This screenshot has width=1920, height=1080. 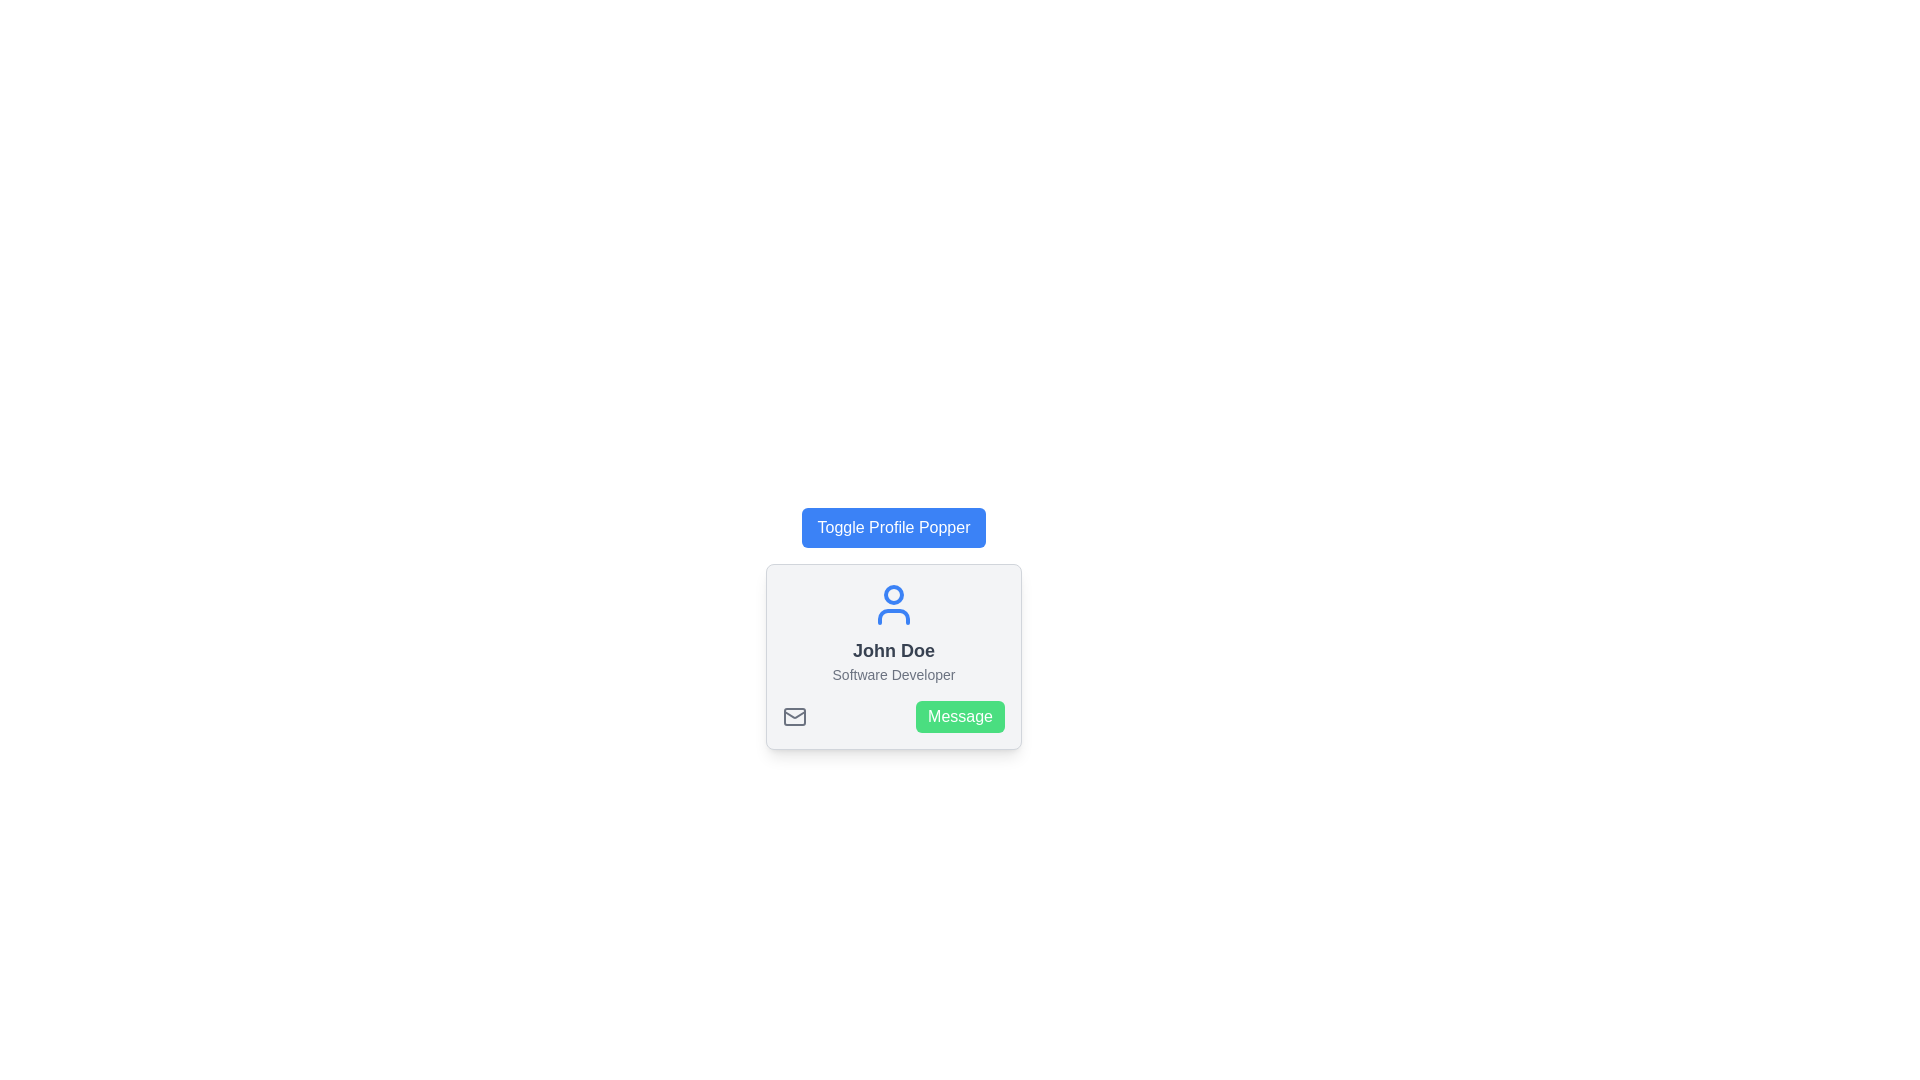 I want to click on the text label indicating the professional title of the user, which is located within the profile card under the name 'John Doe' and above the 'Message' button, so click(x=892, y=675).